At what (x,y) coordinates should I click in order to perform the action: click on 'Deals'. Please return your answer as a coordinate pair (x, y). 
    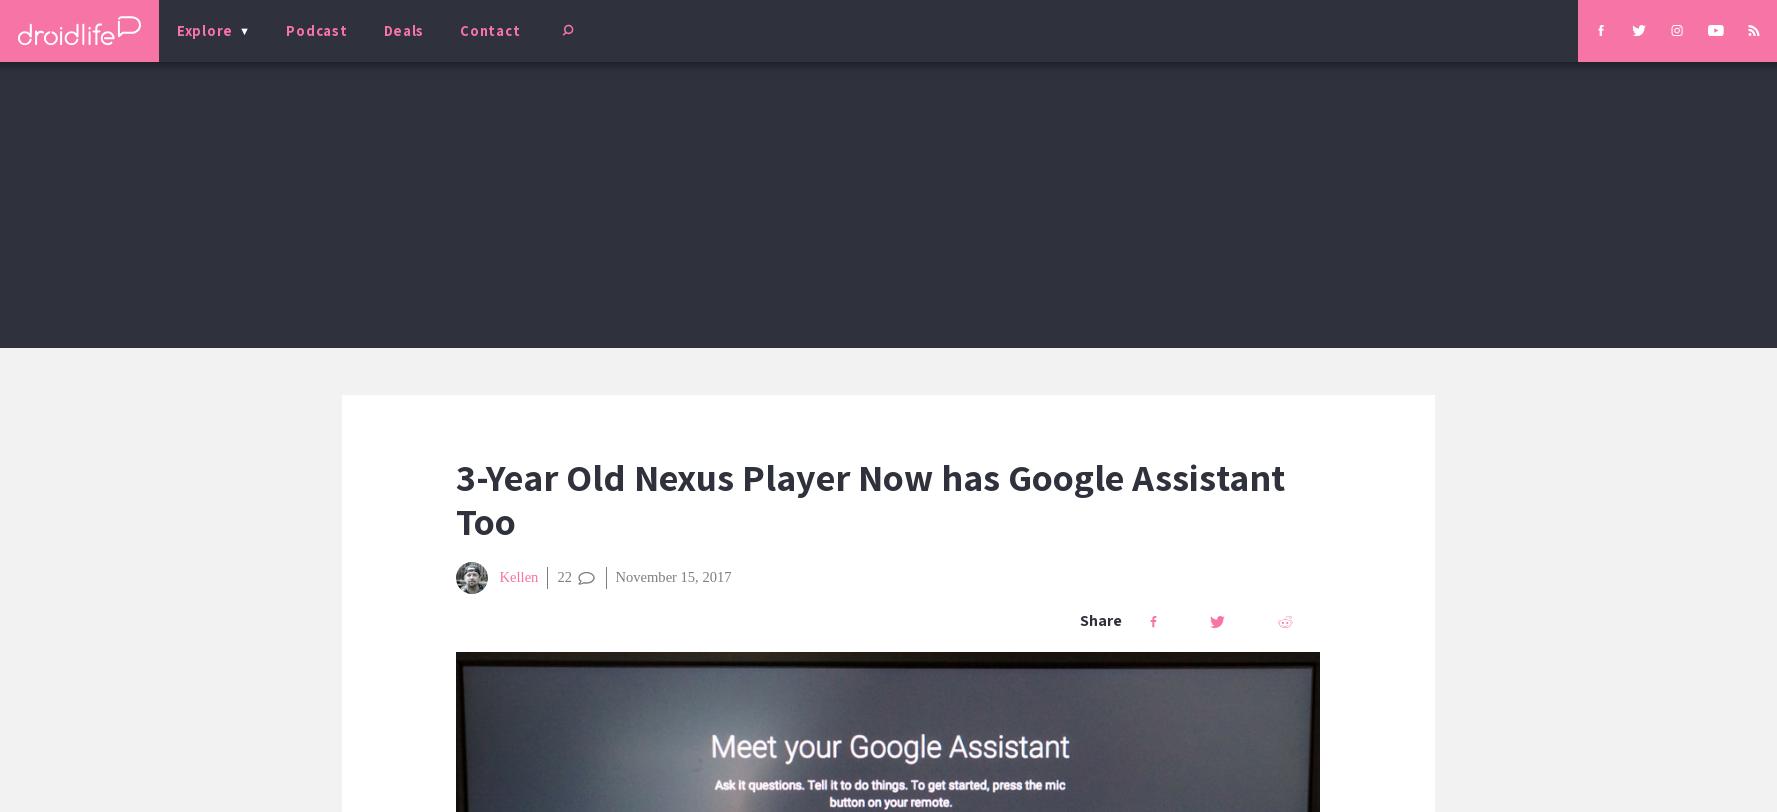
    Looking at the image, I should click on (382, 29).